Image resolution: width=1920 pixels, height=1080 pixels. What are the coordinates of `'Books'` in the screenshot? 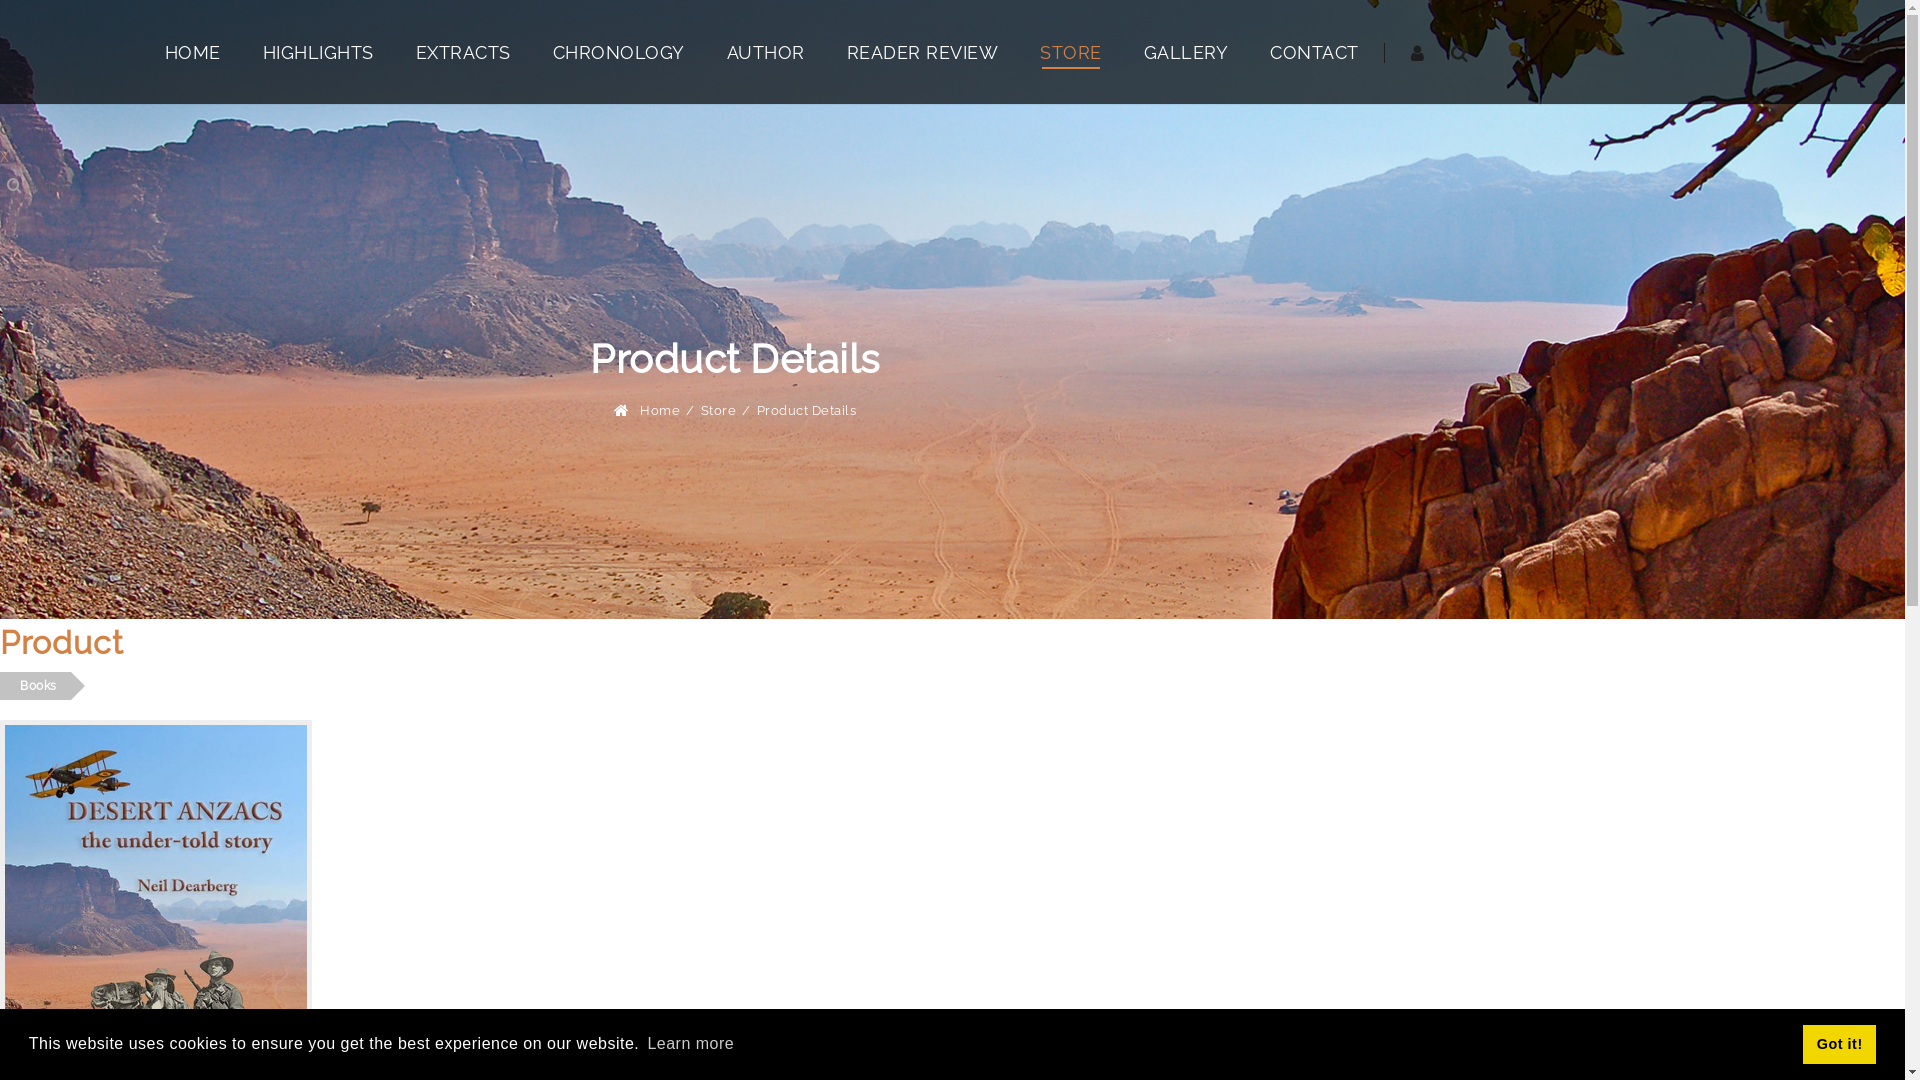 It's located at (35, 685).